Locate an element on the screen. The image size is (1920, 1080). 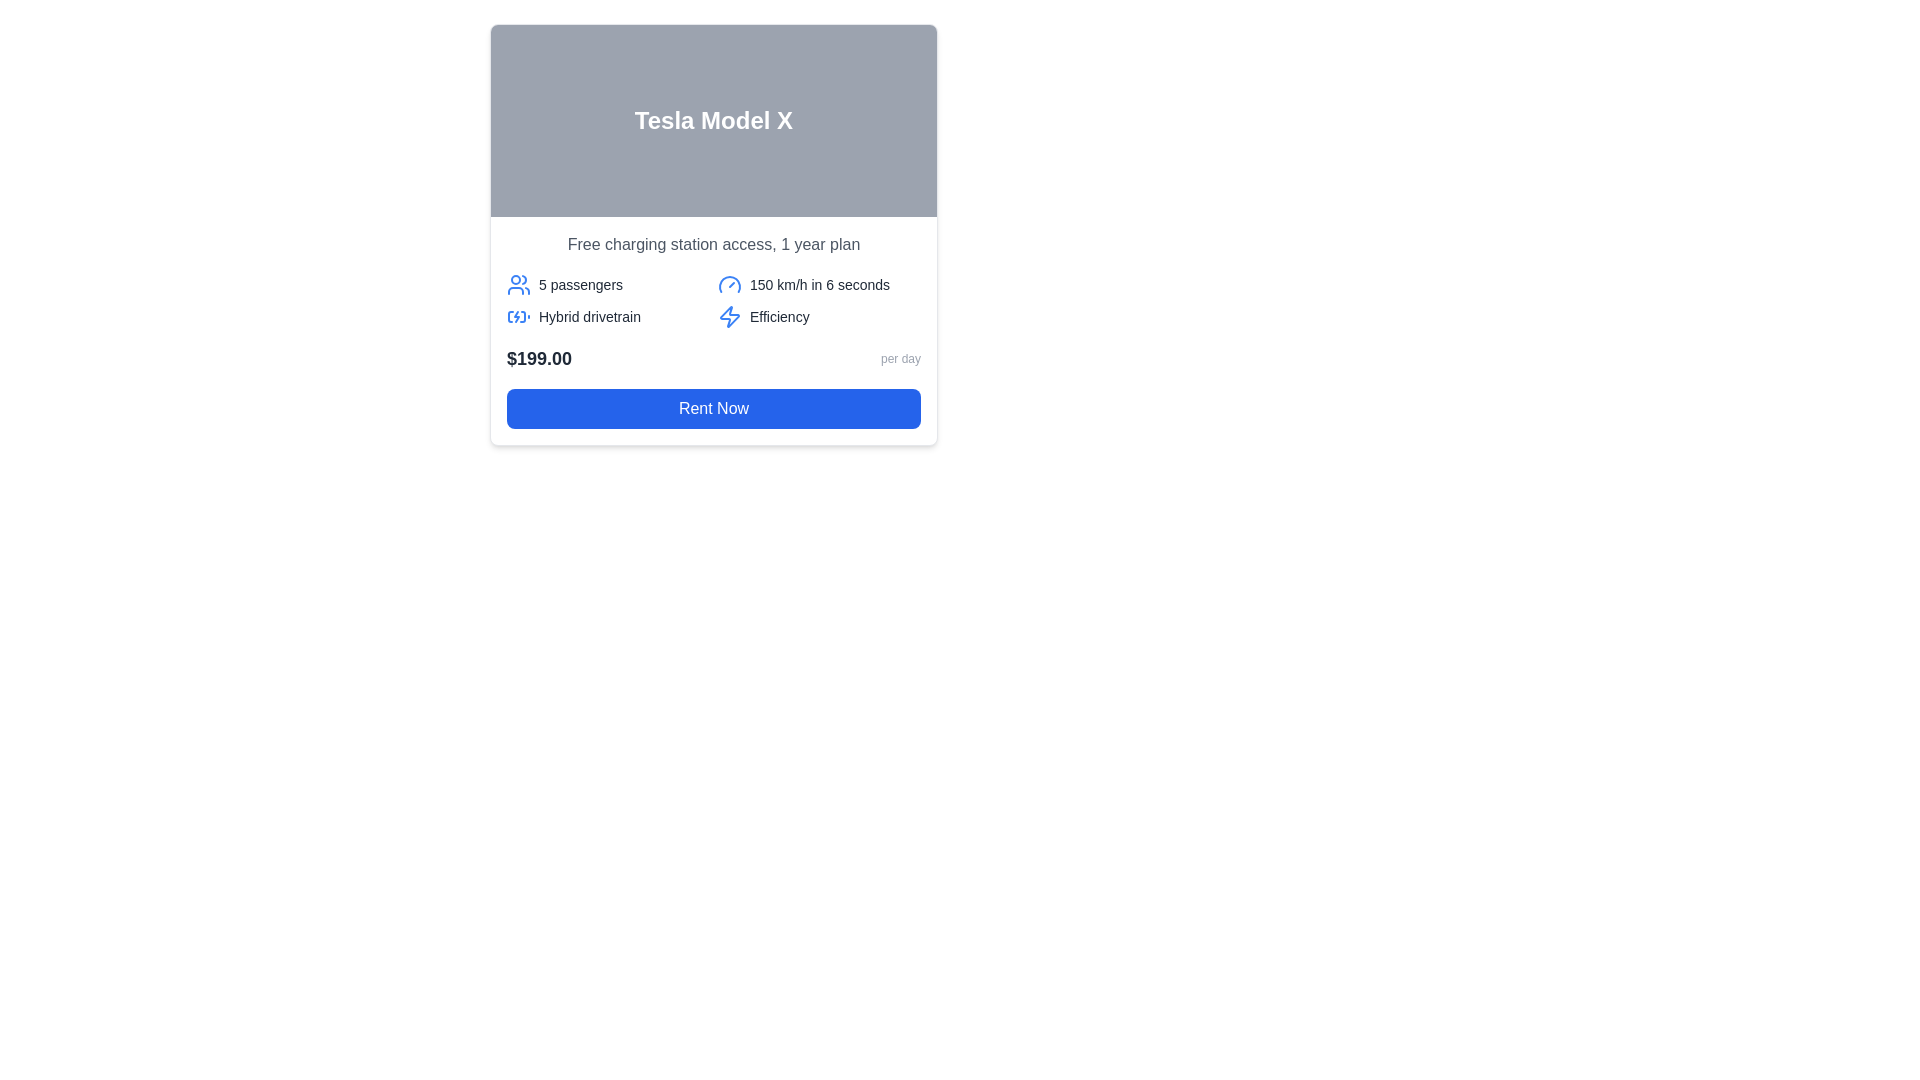
the text element displaying '150 km/h in 6 seconds', which is styled in gray and located in the central-right portion of the card, adjacent to a blue circular gauge icon is located at coordinates (820, 285).